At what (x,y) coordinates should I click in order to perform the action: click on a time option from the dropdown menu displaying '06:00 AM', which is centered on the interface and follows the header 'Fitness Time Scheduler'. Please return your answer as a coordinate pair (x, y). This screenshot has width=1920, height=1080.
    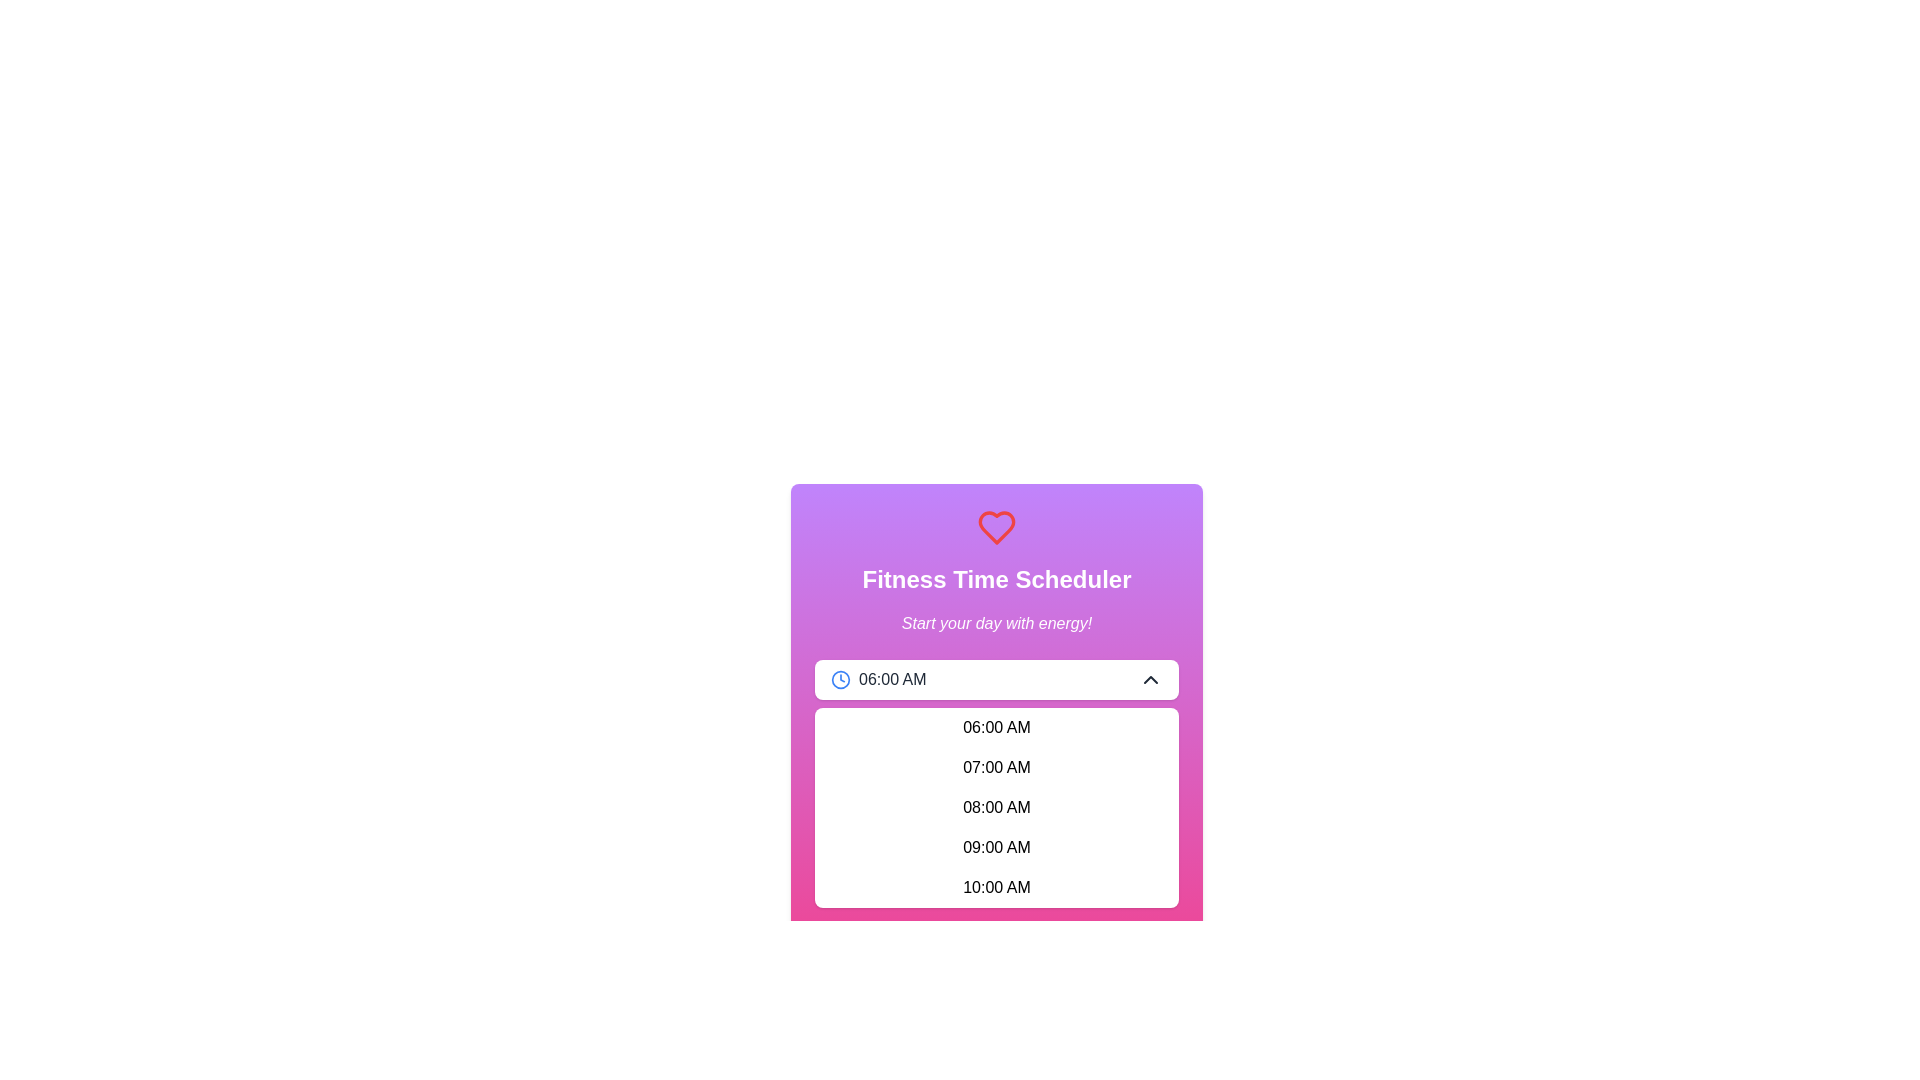
    Looking at the image, I should click on (997, 689).